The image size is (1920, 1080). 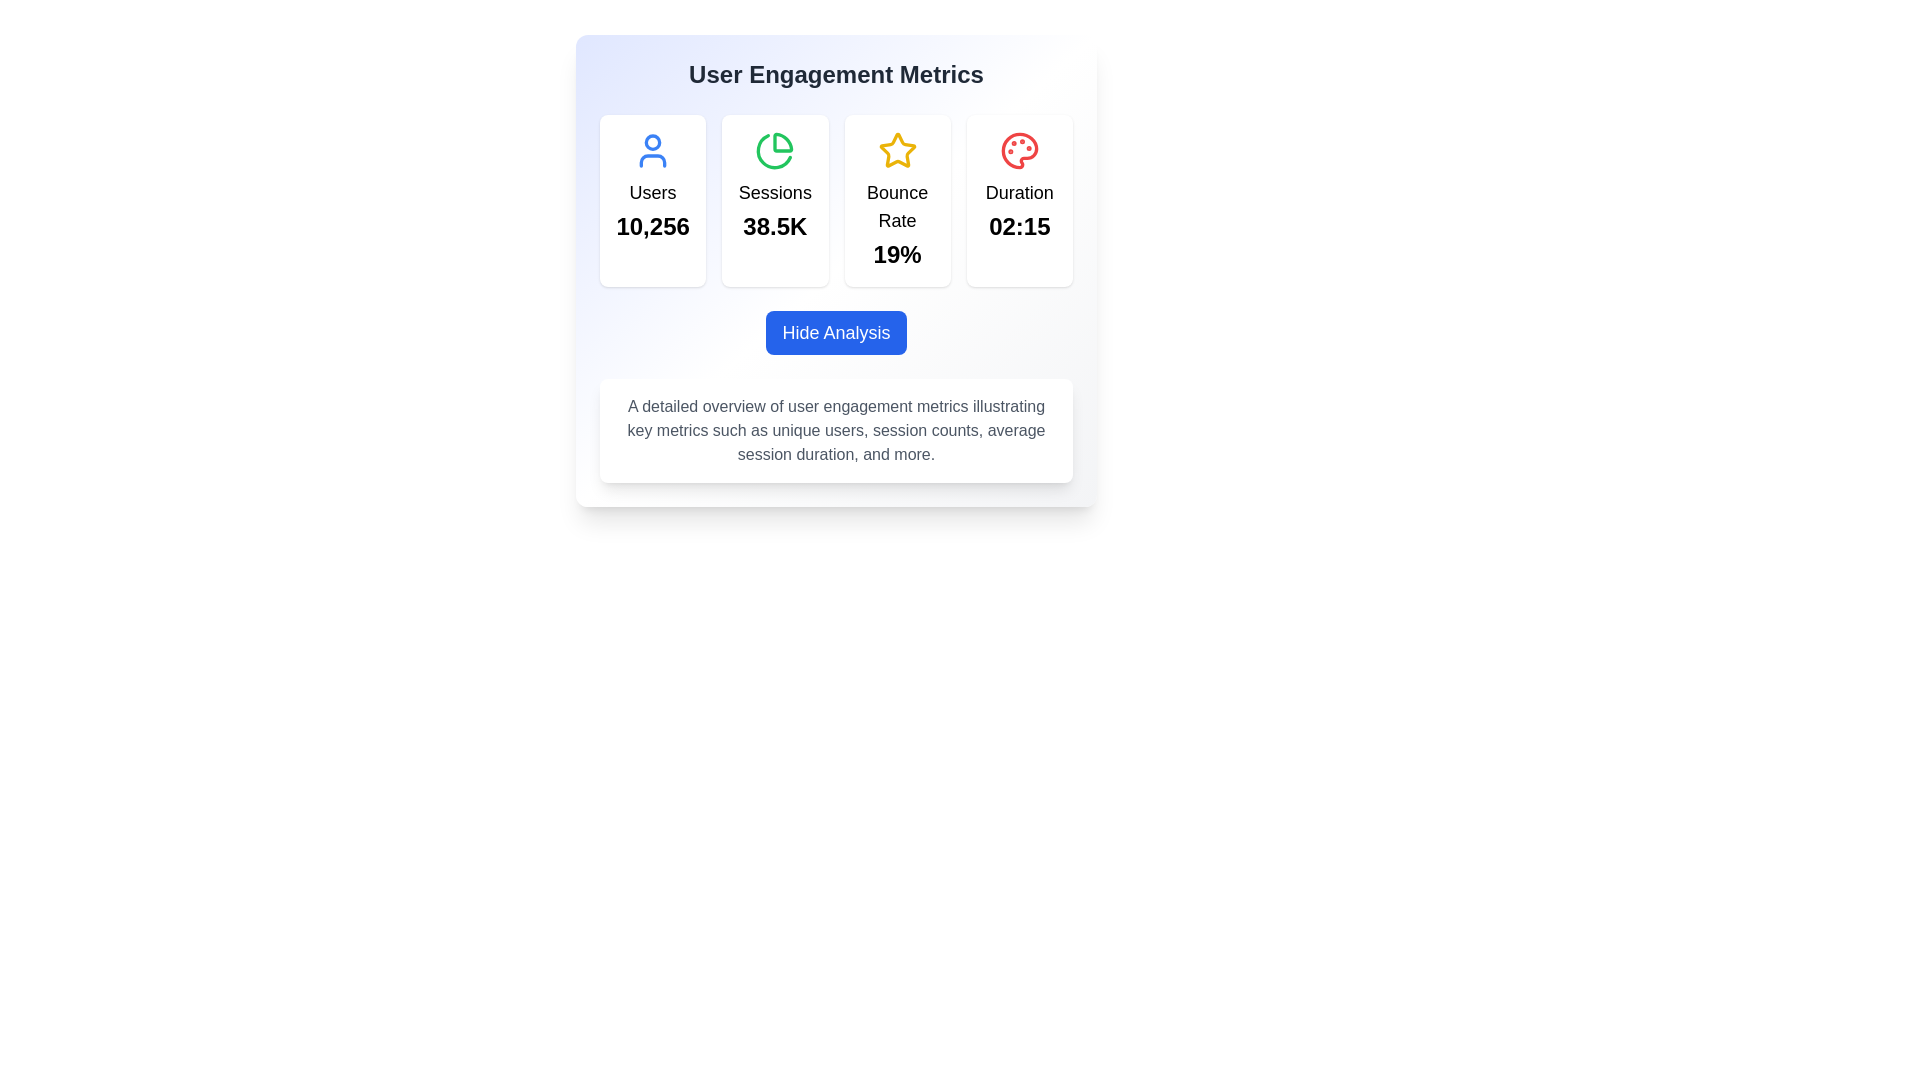 What do you see at coordinates (836, 331) in the screenshot?
I see `the 'Hide Analysis' button, which is a rectangular button with white text on a blue background, located underneath engagement metrics` at bounding box center [836, 331].